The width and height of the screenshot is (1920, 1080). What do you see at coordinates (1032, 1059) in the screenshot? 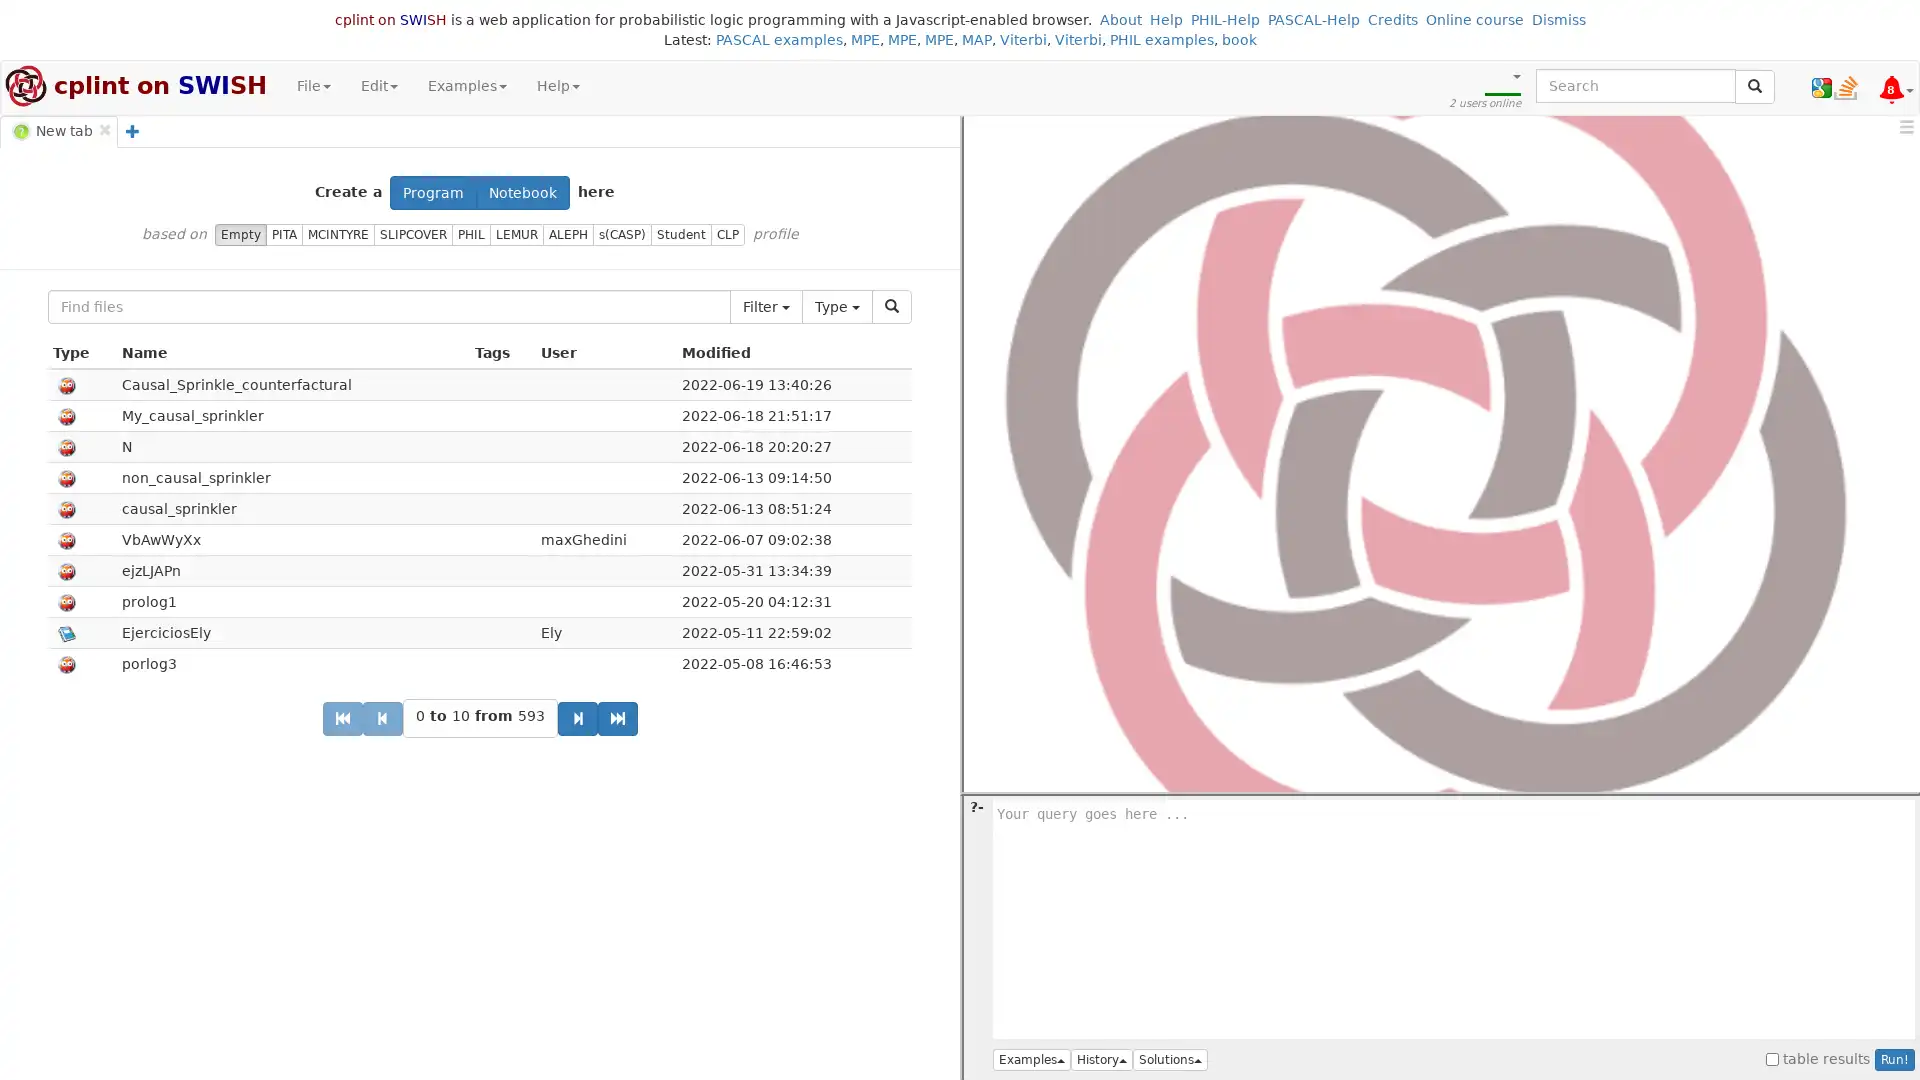
I see `Examples` at bounding box center [1032, 1059].